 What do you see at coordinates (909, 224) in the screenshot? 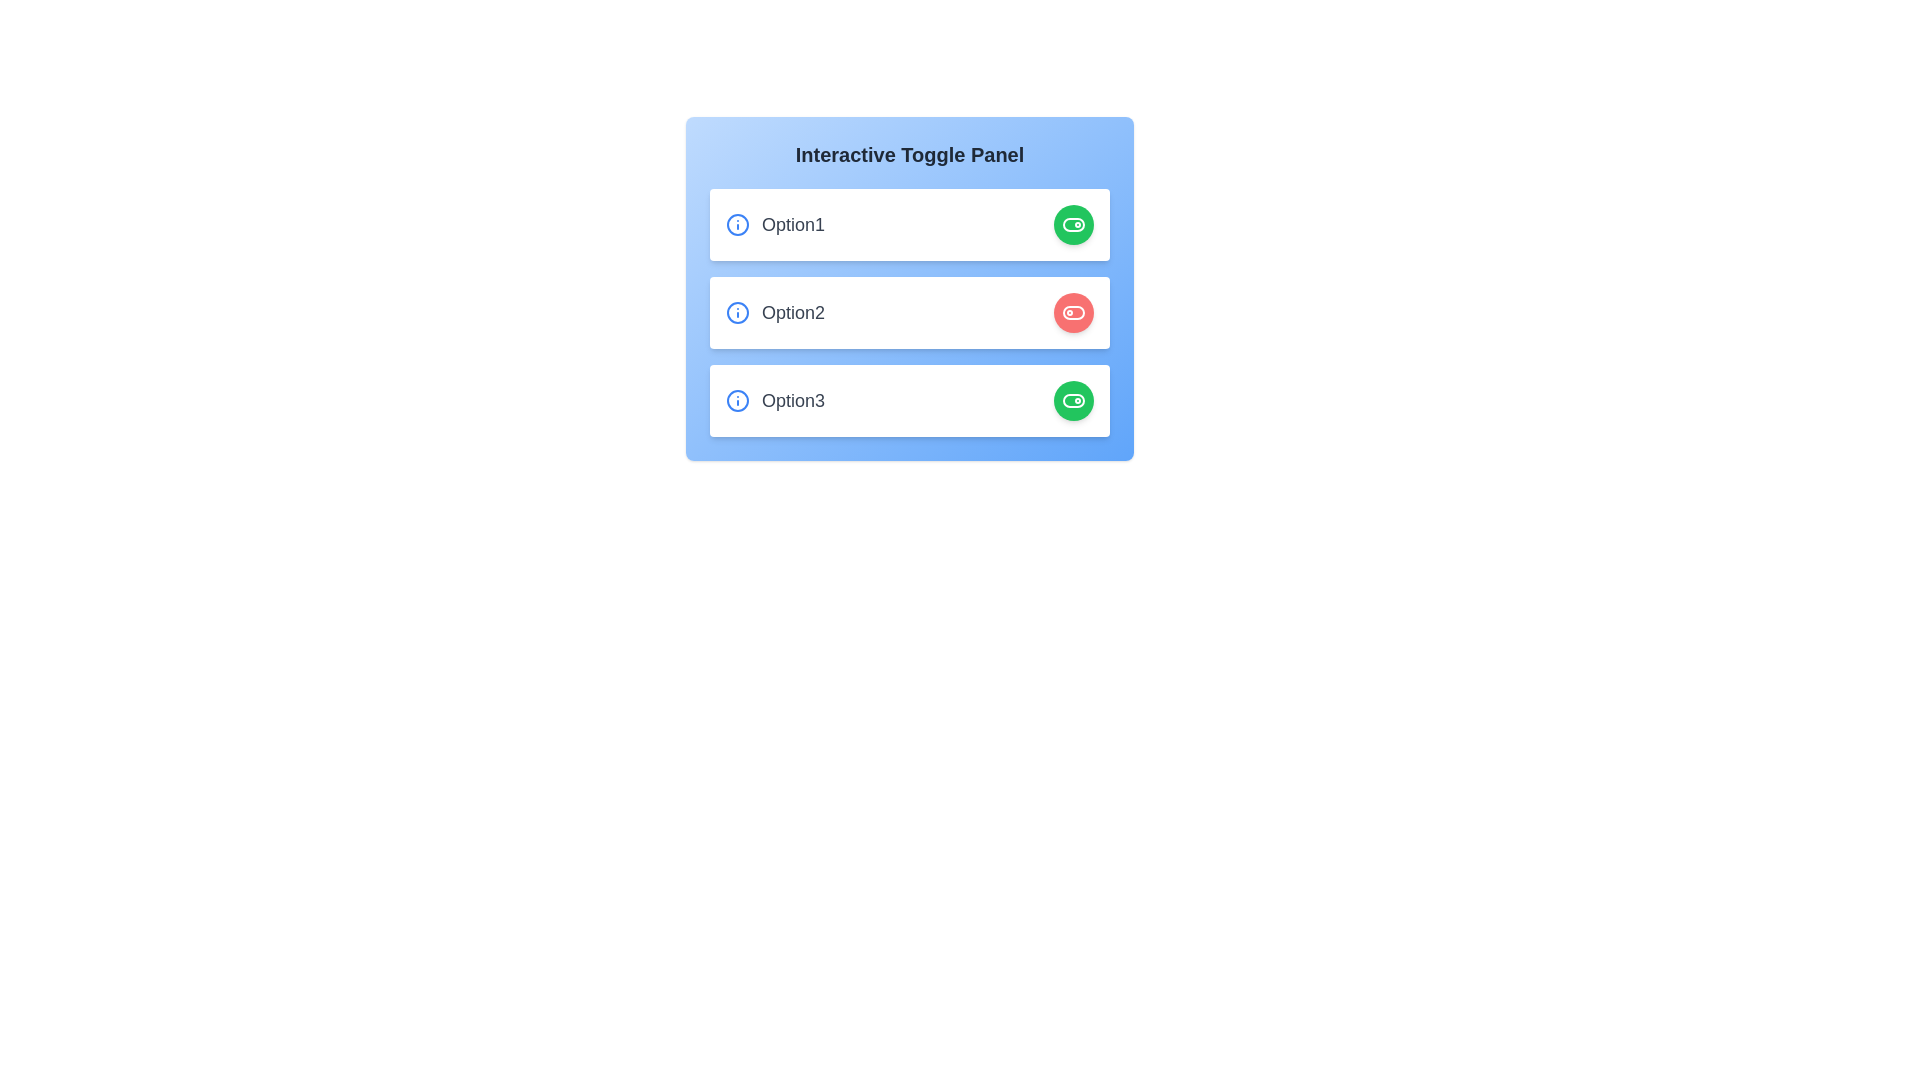
I see `the element corresponding to option1 to observe its hover effect` at bounding box center [909, 224].